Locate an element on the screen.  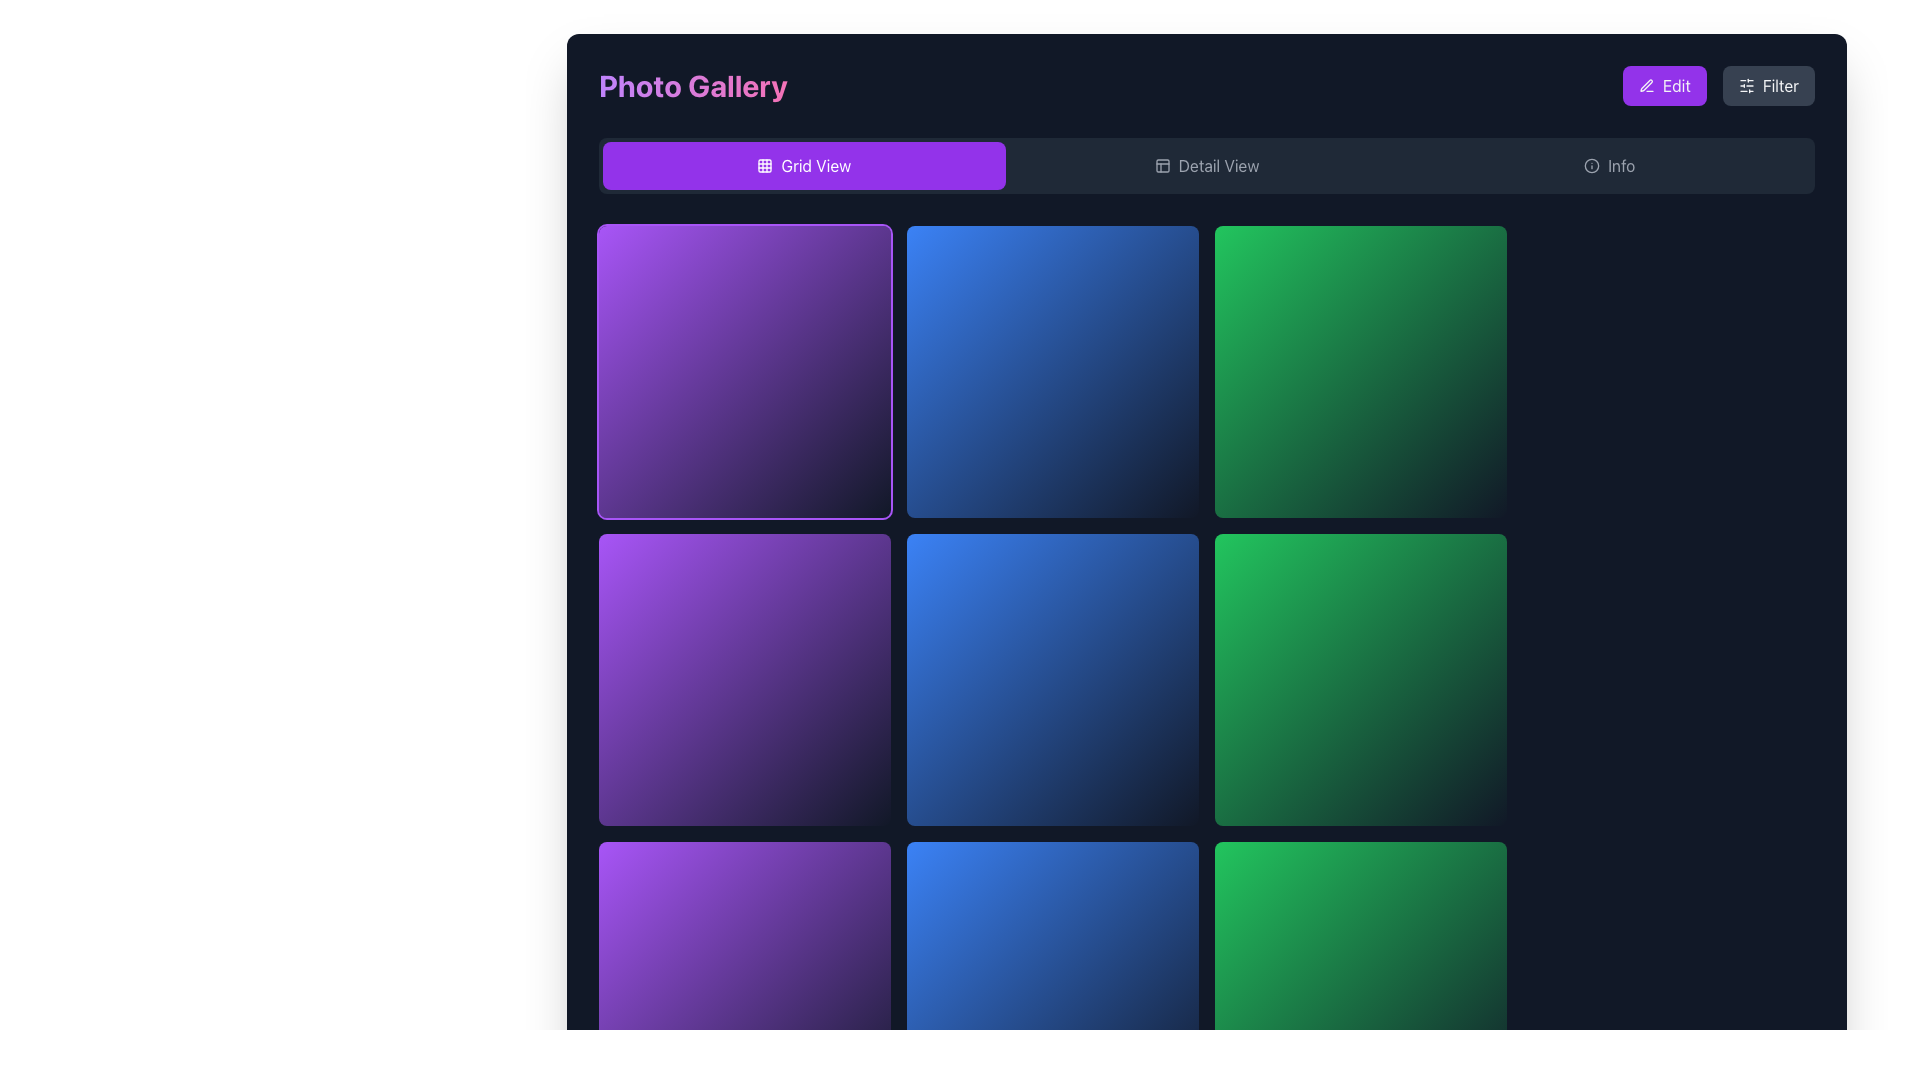
the third button in a horizontal row of buttons, located to the right of the 'Detail View' button is located at coordinates (1609, 164).